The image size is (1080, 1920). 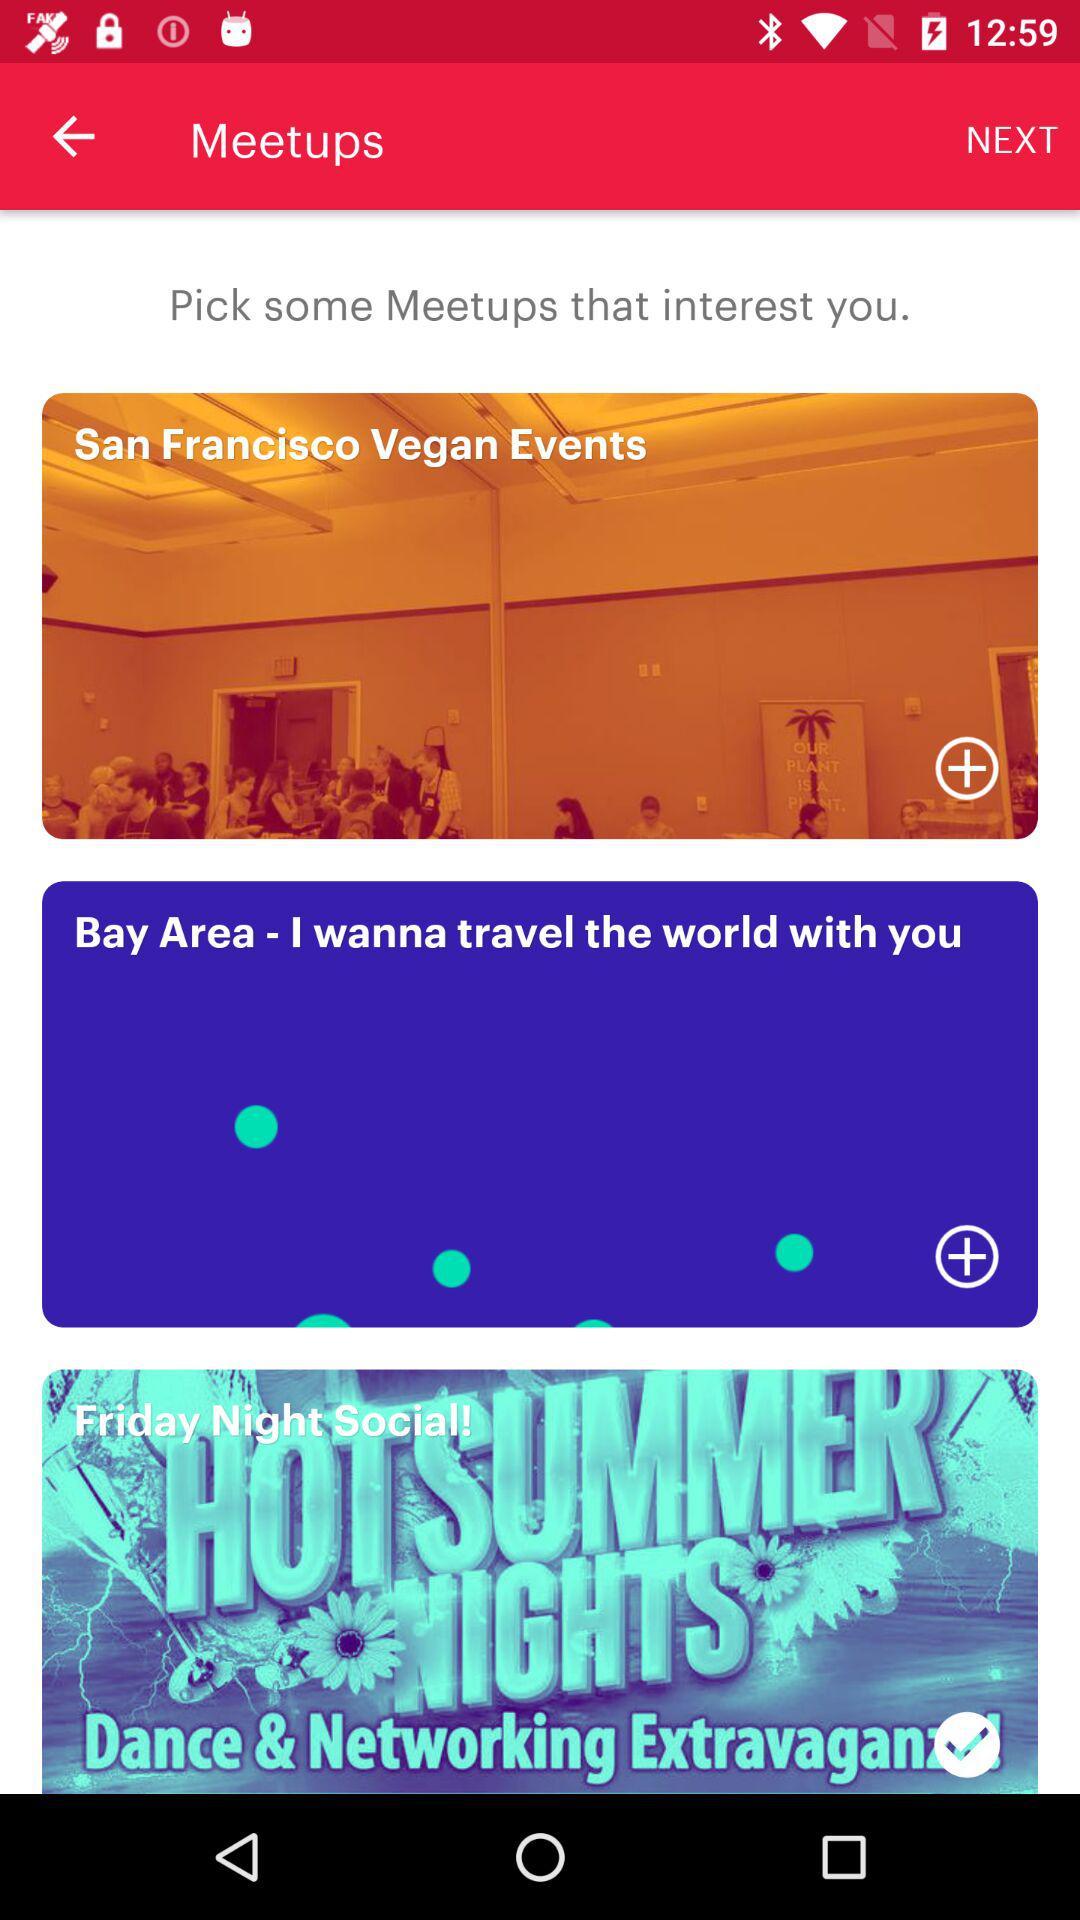 I want to click on icon below the san francisco vegan icon, so click(x=966, y=767).